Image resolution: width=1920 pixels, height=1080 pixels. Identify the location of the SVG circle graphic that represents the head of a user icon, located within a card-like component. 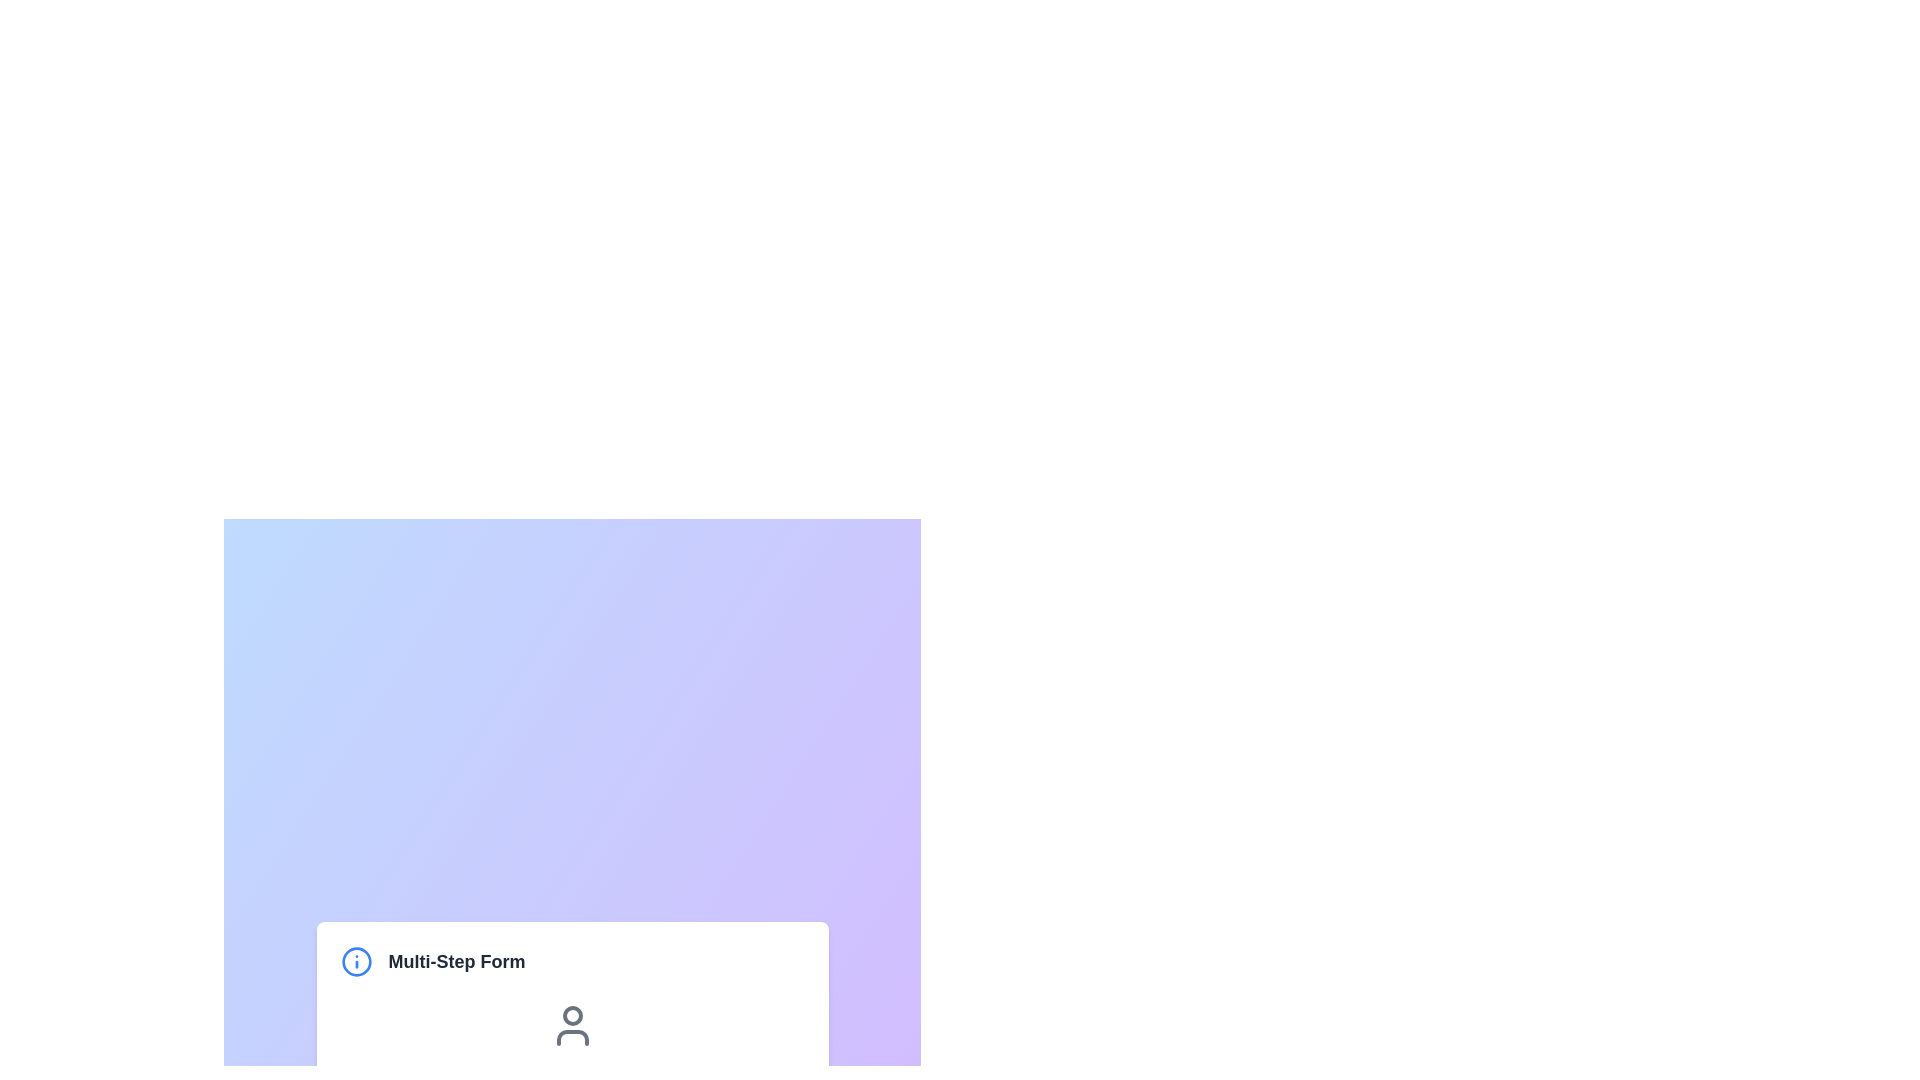
(571, 1015).